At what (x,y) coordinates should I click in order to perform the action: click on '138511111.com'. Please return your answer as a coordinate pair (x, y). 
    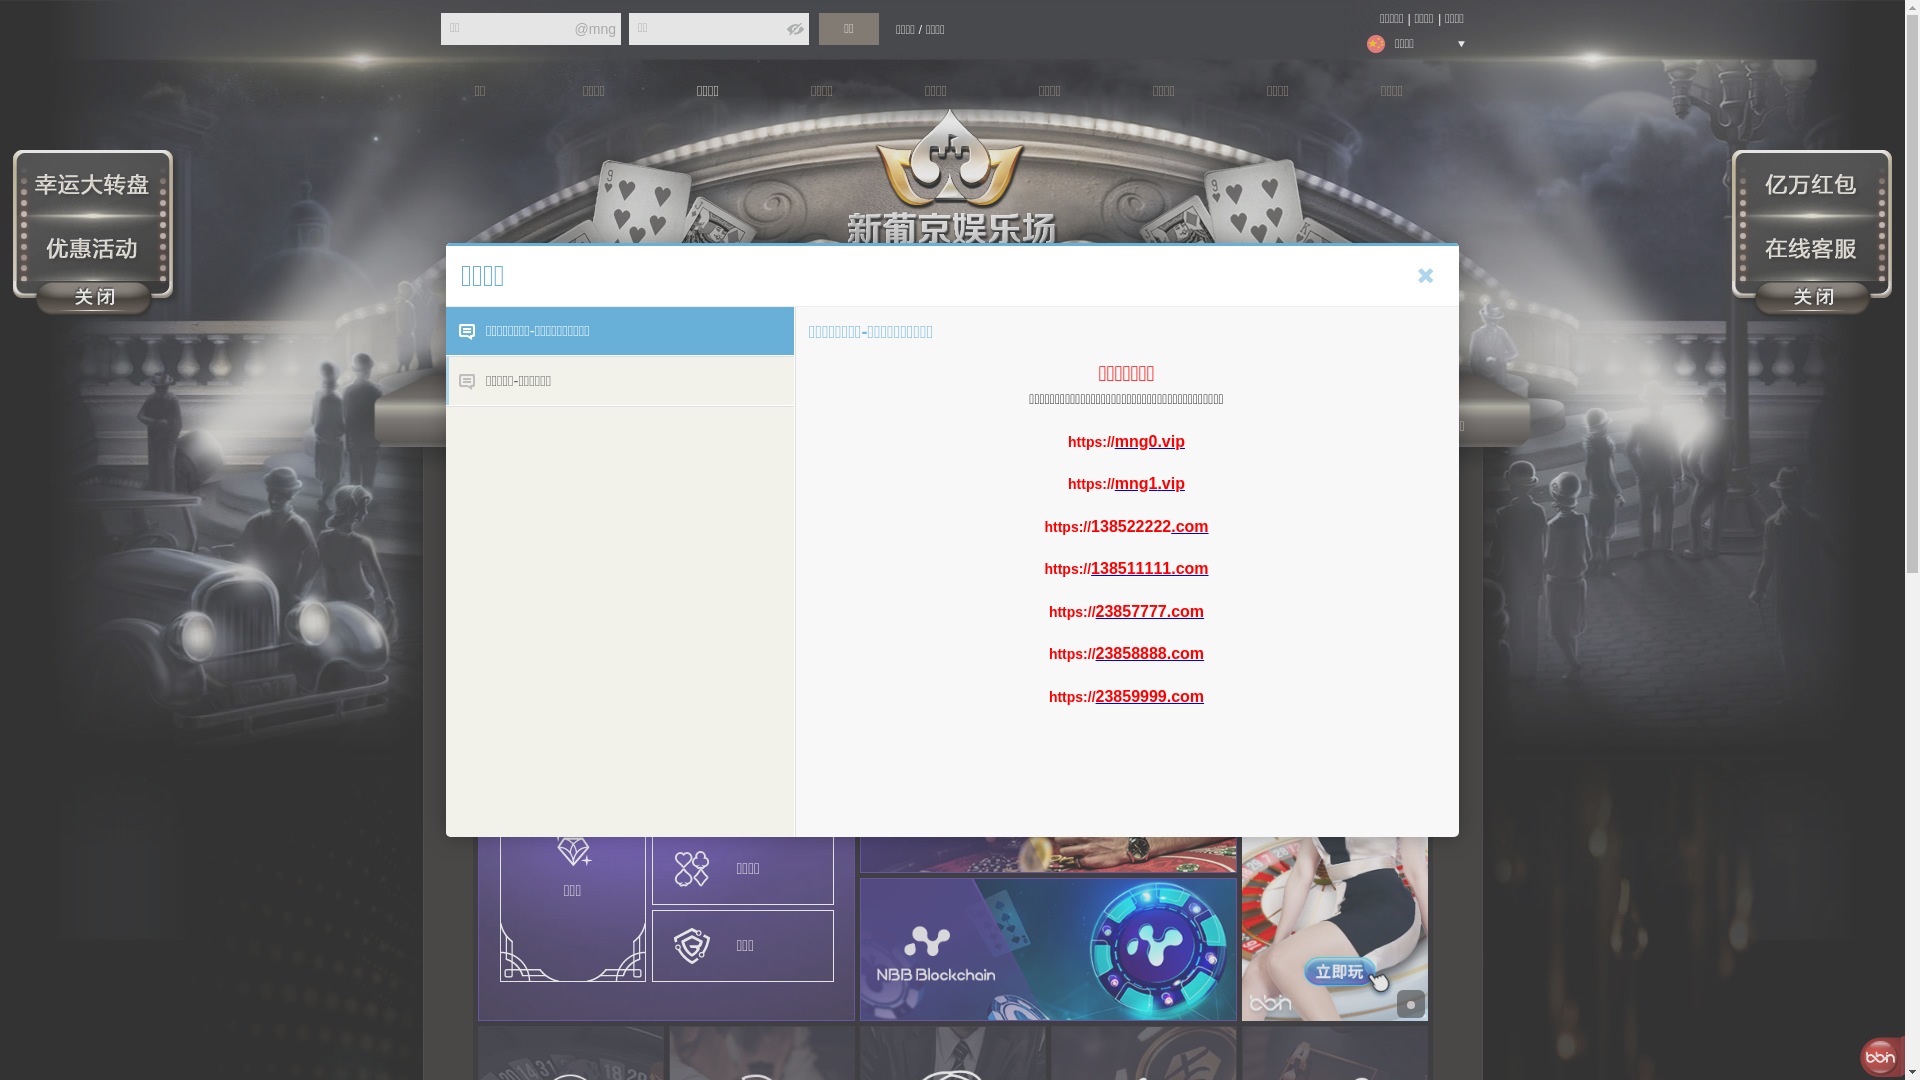
    Looking at the image, I should click on (1149, 568).